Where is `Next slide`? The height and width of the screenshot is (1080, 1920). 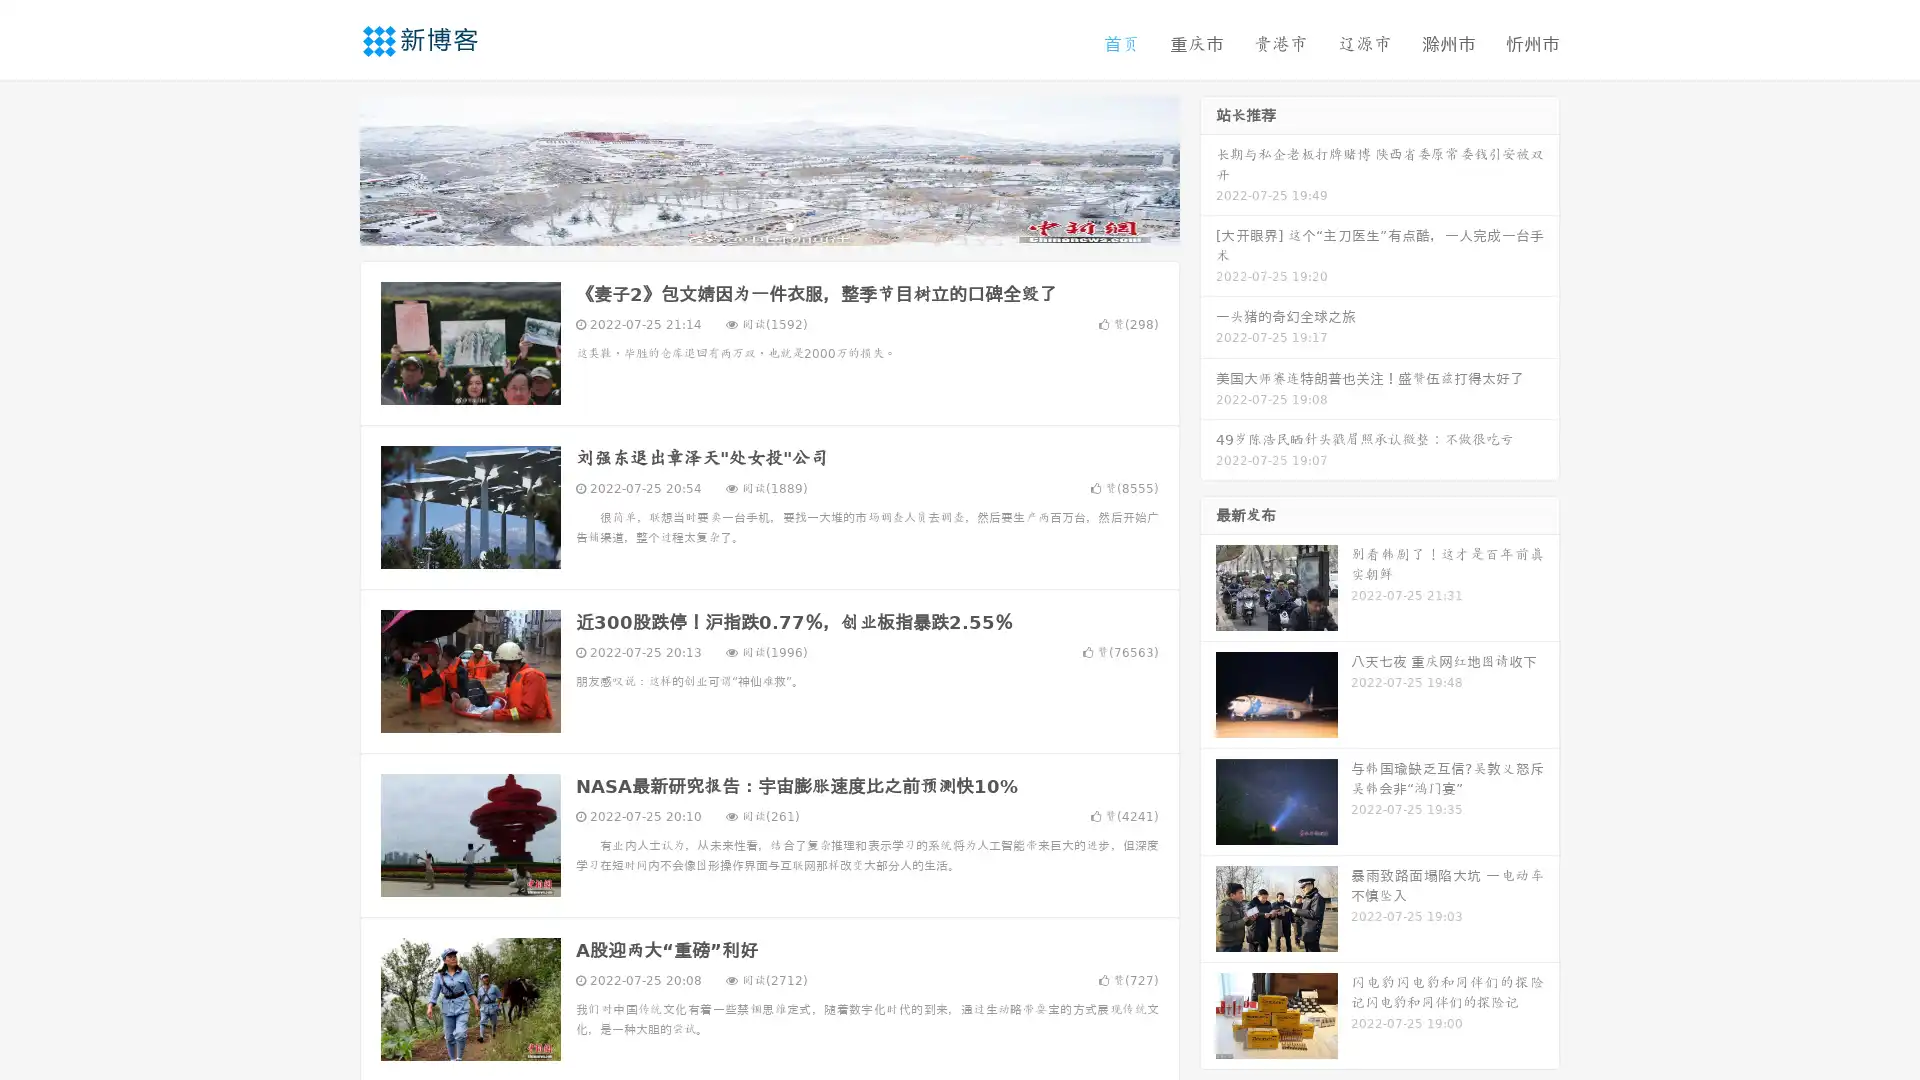
Next slide is located at coordinates (1208, 168).